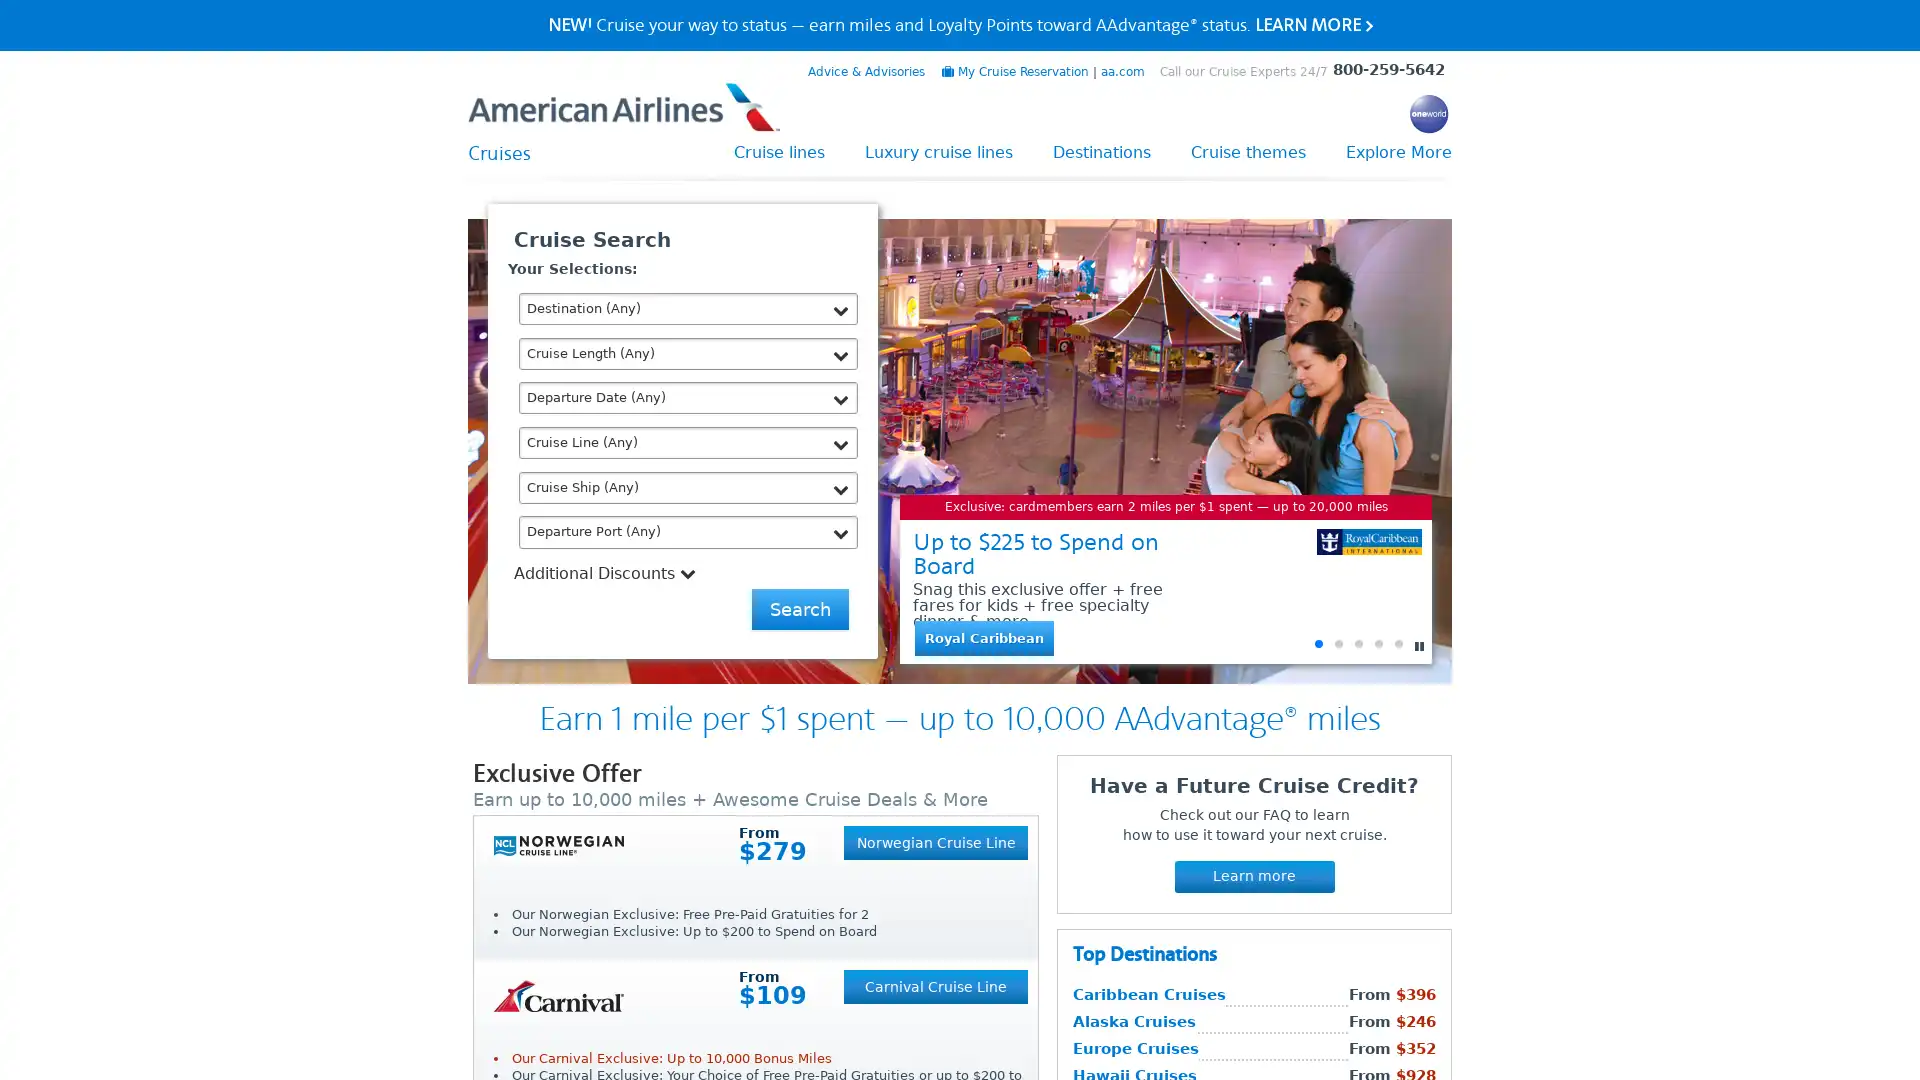  Describe the element at coordinates (1247, 150) in the screenshot. I see `Cruise themes` at that location.